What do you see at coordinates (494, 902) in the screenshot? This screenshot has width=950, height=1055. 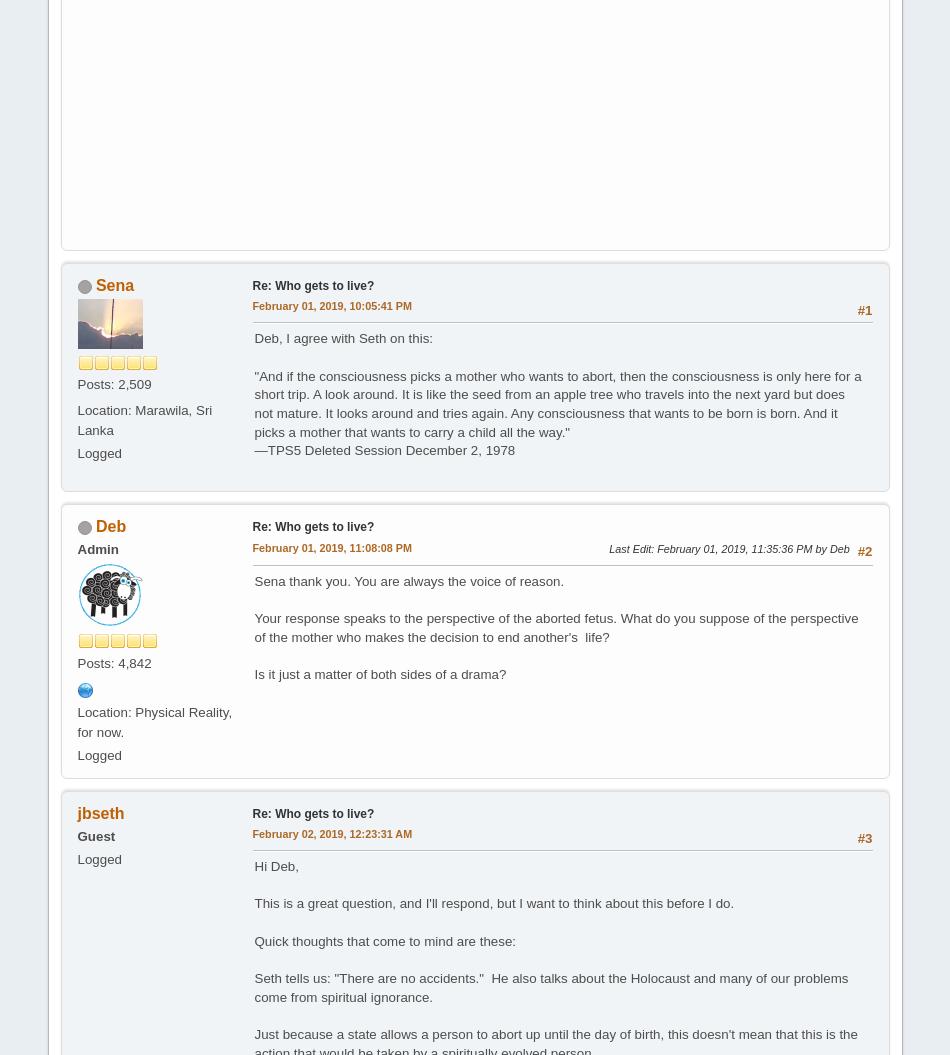 I see `'This is a great question, and I'll respond, but I want to think about this before I do.'` at bounding box center [494, 902].